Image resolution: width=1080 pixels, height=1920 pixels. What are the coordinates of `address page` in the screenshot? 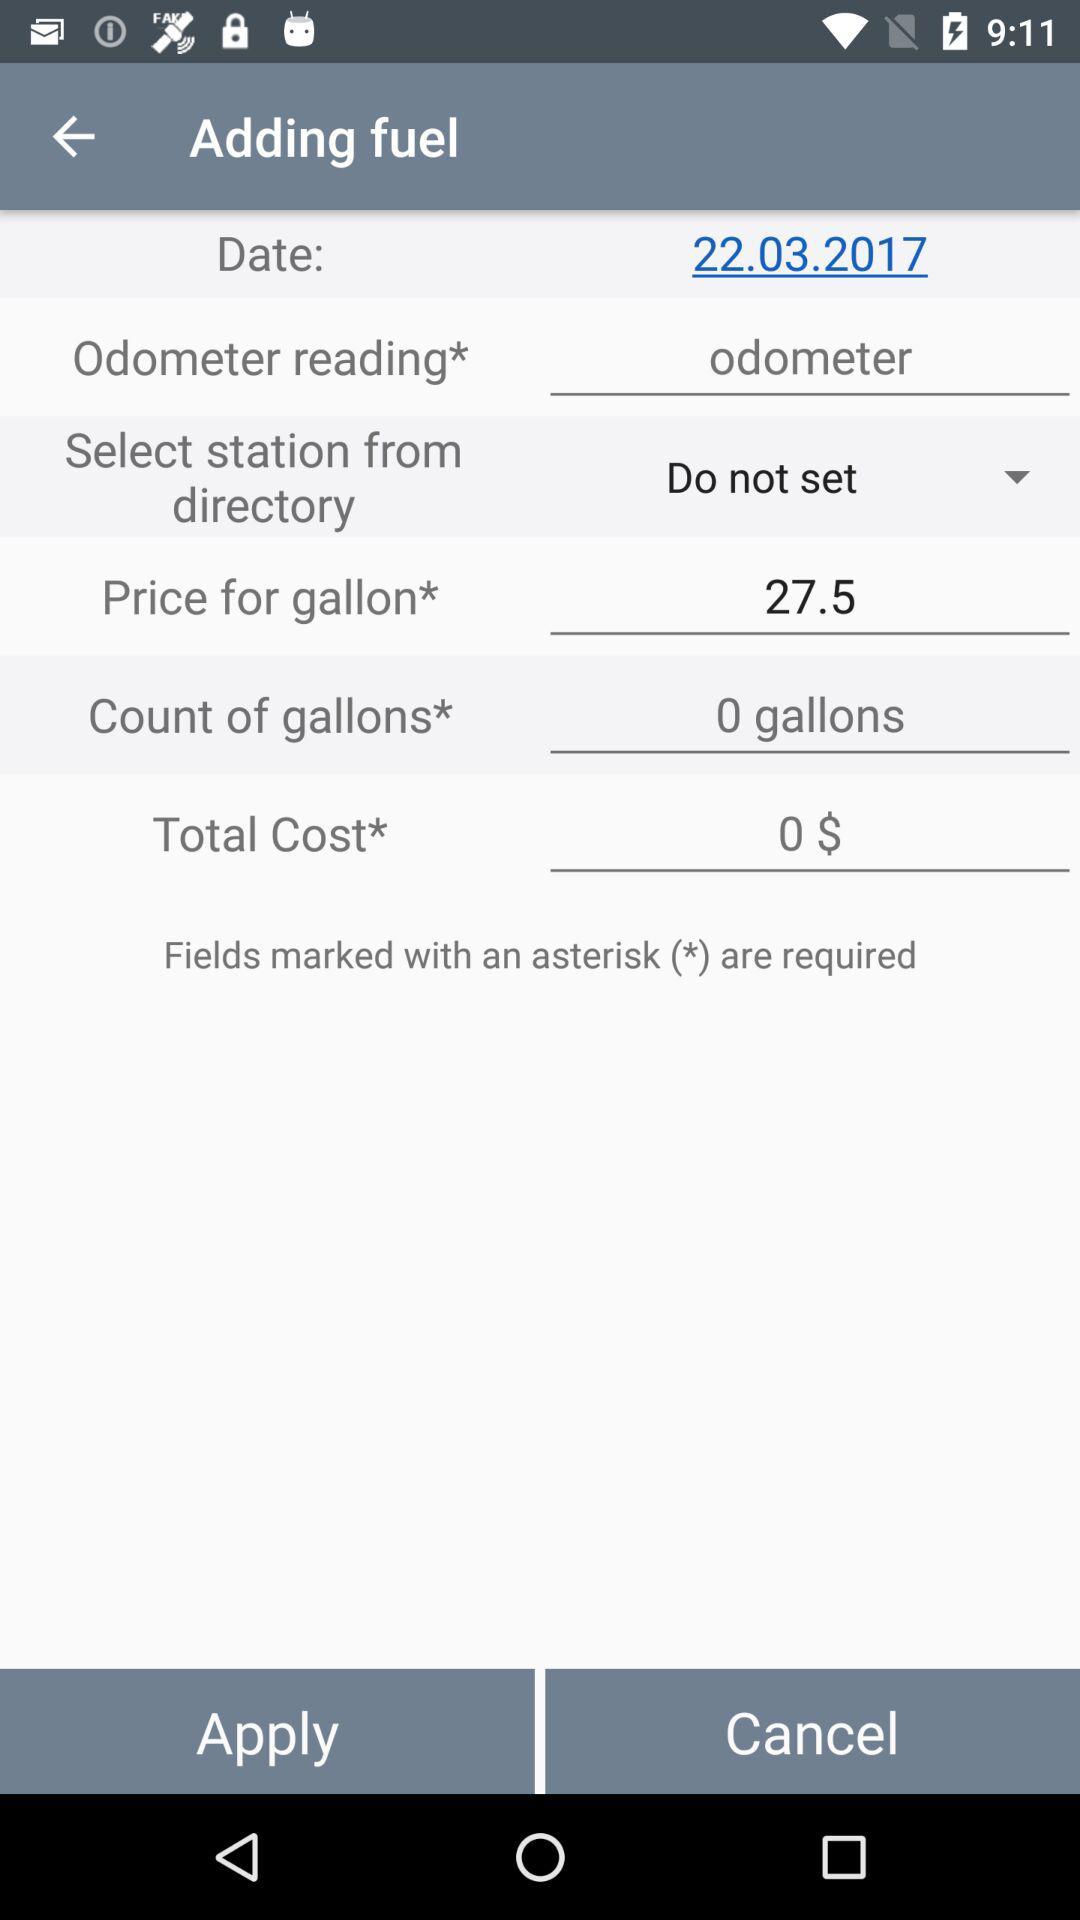 It's located at (810, 356).